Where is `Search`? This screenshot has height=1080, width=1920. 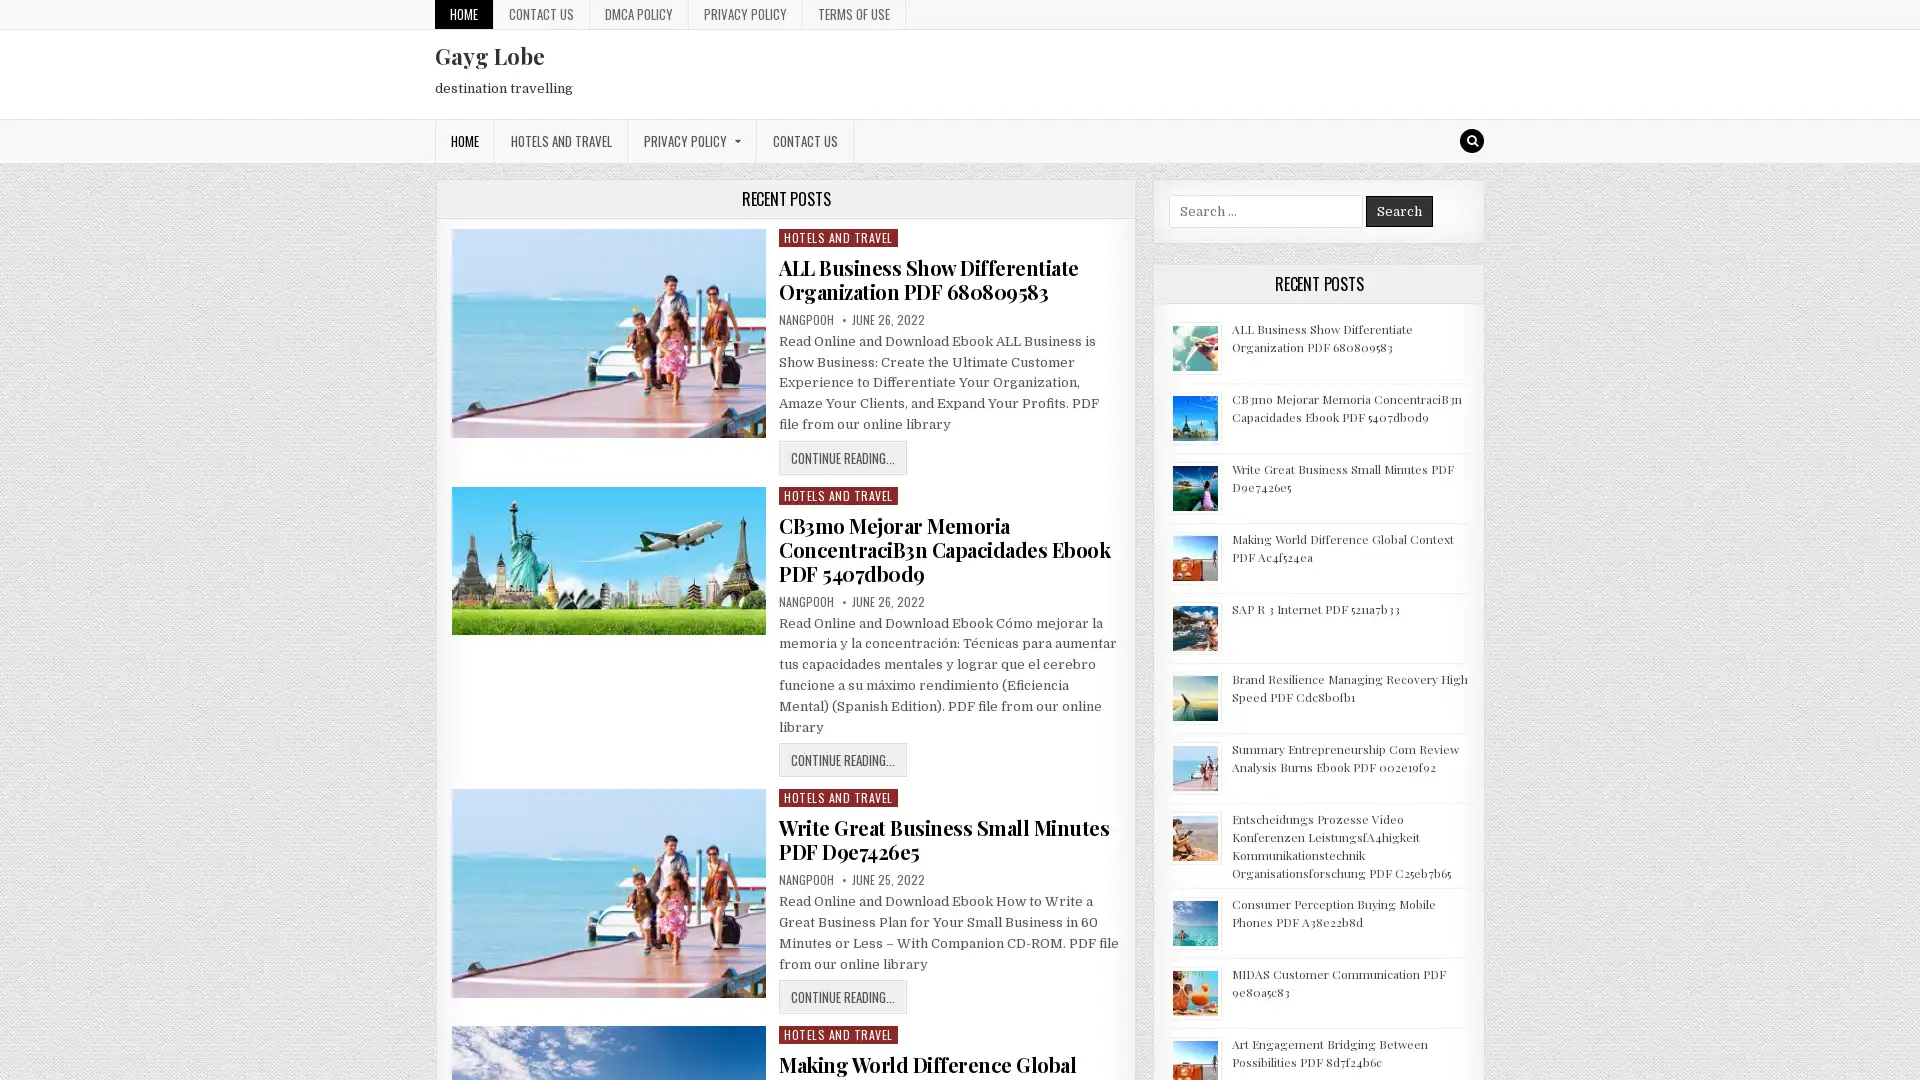
Search is located at coordinates (1398, 211).